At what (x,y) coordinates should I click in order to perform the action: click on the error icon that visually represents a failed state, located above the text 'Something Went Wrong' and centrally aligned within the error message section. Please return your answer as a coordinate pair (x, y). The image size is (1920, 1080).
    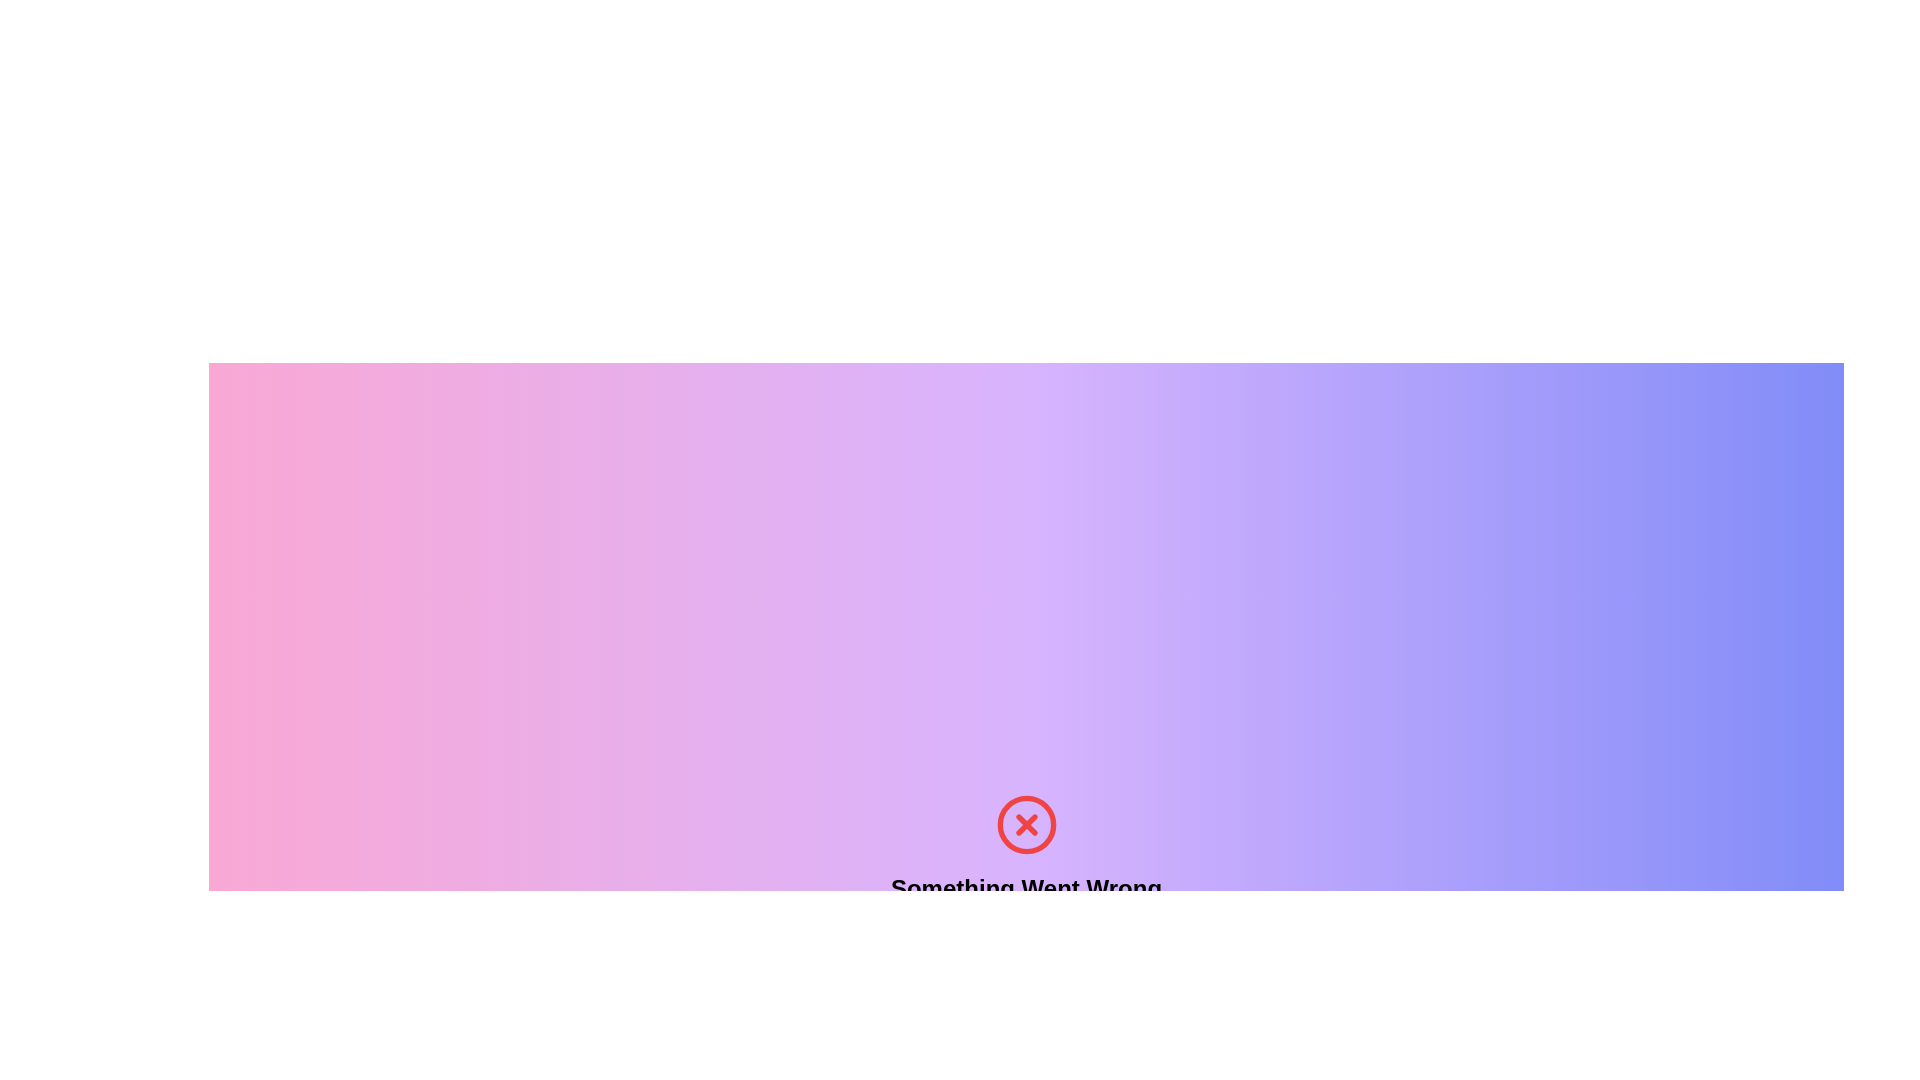
    Looking at the image, I should click on (1026, 825).